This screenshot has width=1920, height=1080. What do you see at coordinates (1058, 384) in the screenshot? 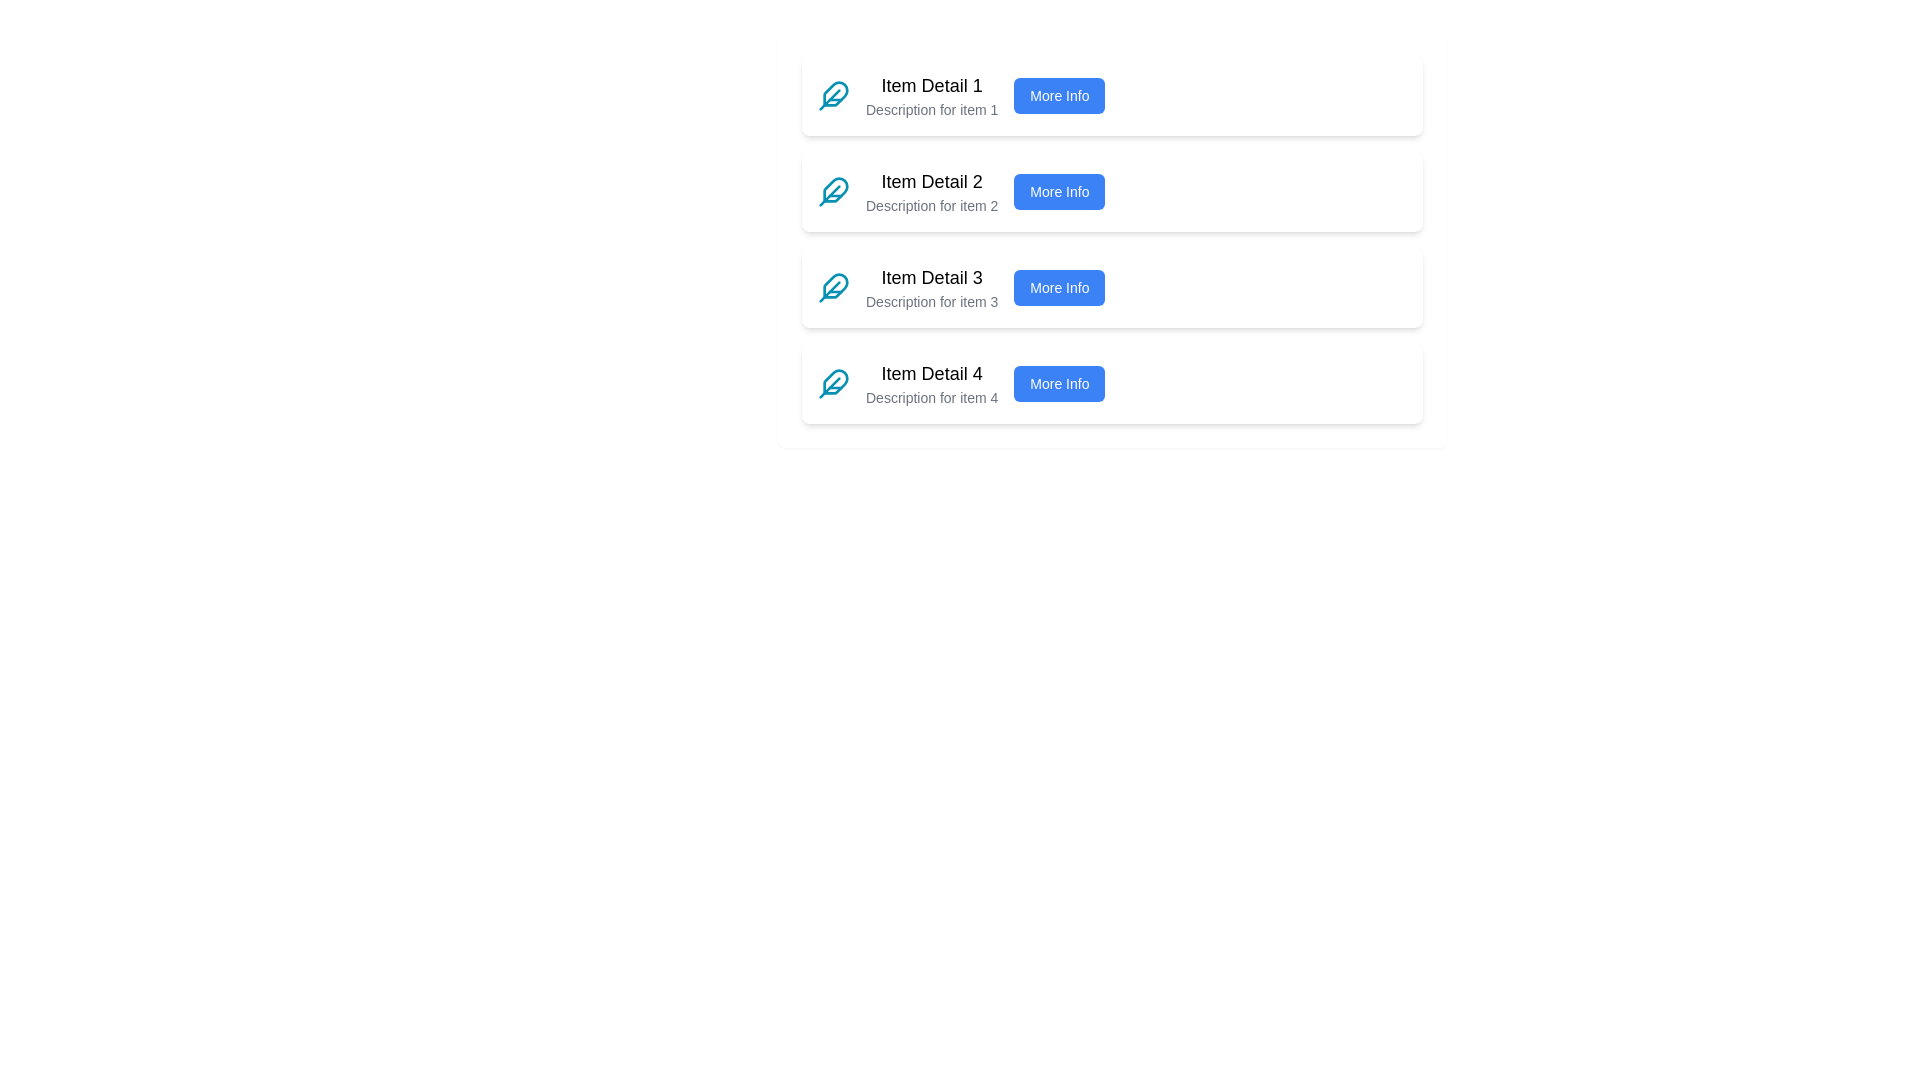
I see `the button located at the far right of the bottommost item in a vertical list, next to the descriptive text 'Description for item 4'` at bounding box center [1058, 384].